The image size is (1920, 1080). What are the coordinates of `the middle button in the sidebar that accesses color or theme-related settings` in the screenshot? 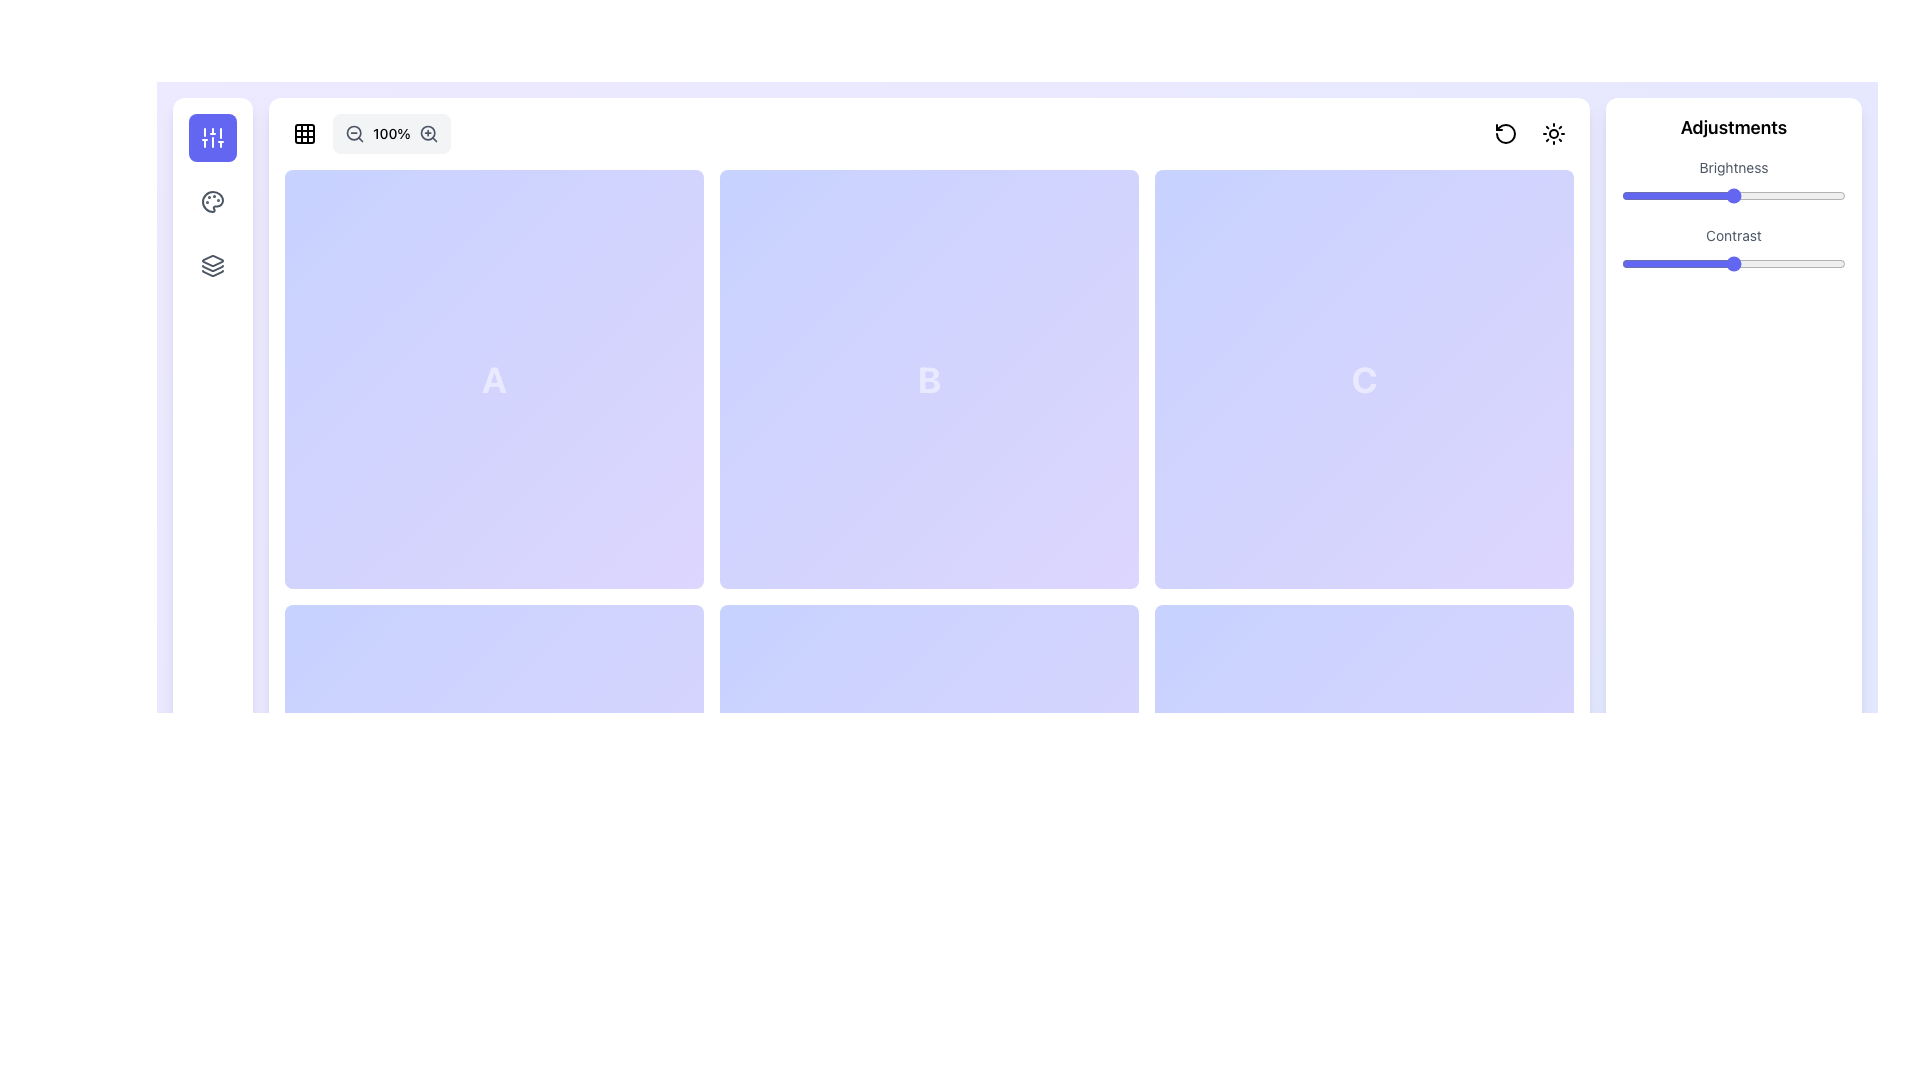 It's located at (212, 201).